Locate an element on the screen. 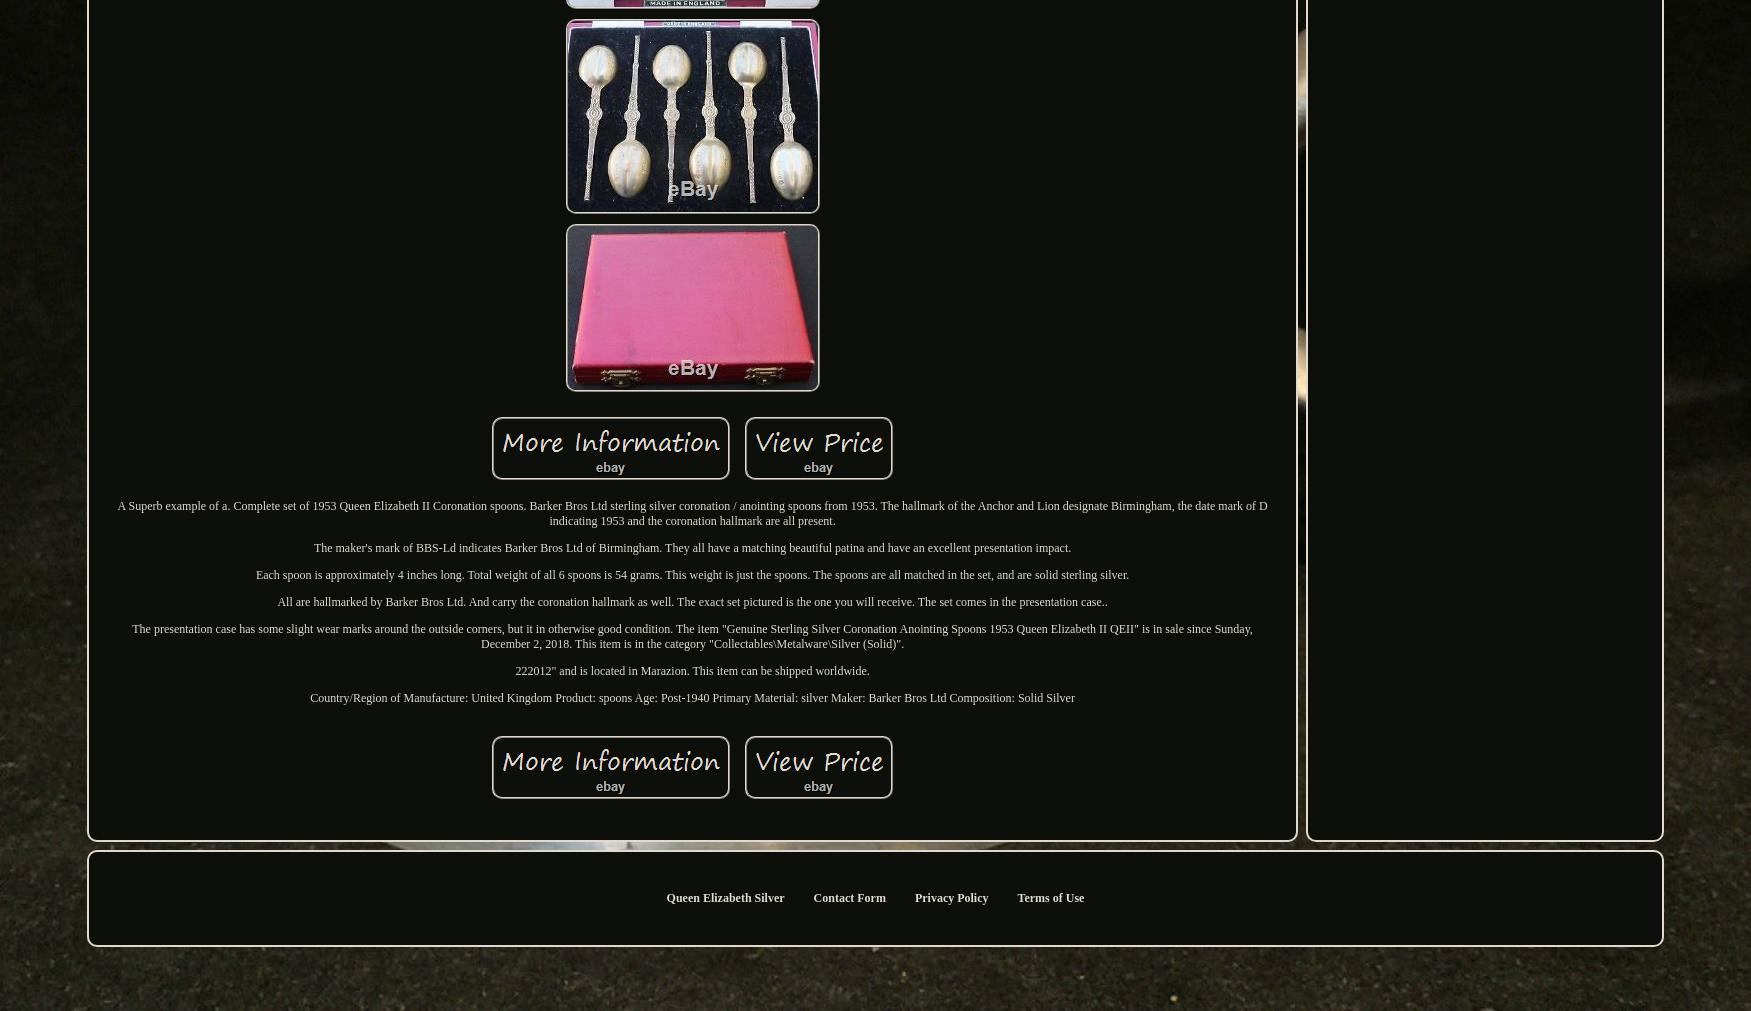 The image size is (1751, 1011). 'Terms of Use' is located at coordinates (1049, 897).